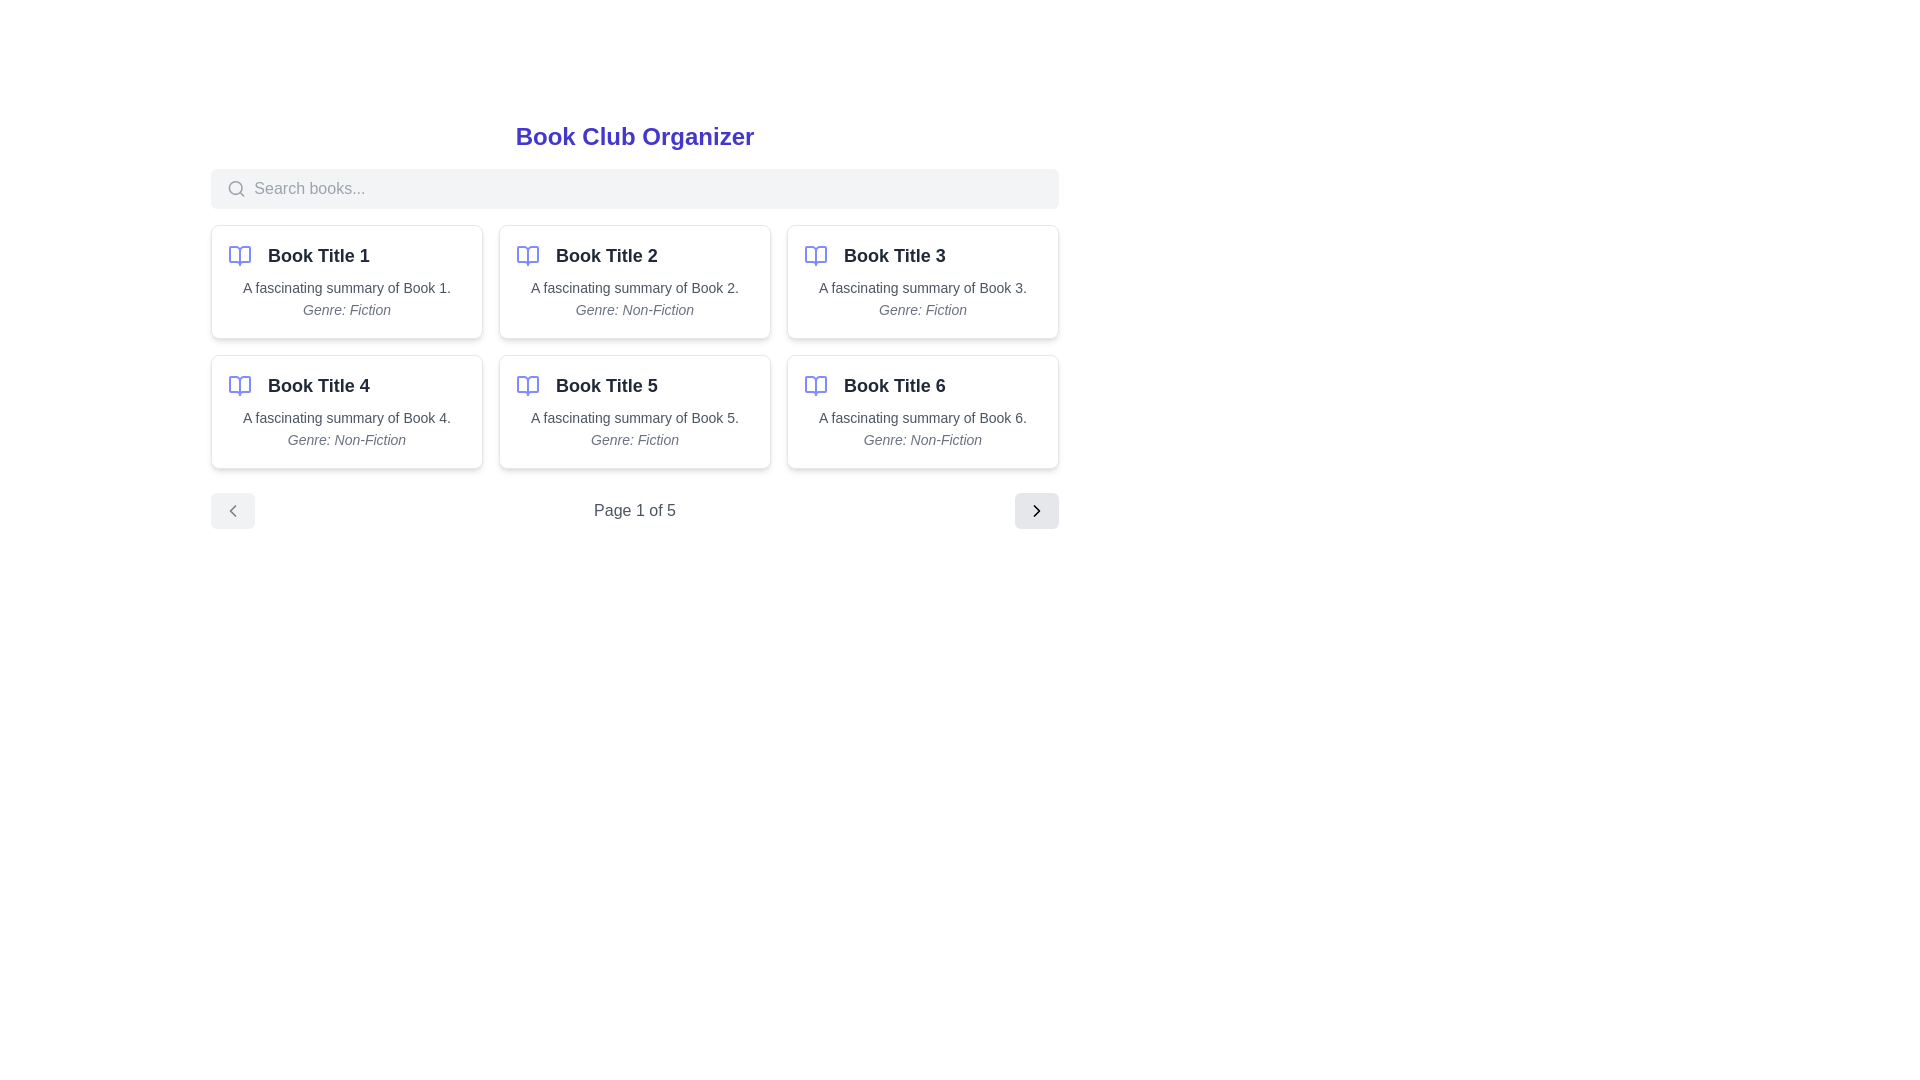 The height and width of the screenshot is (1080, 1920). I want to click on title text of the book displayed at the top-left corner of the card with a white background, so click(346, 385).